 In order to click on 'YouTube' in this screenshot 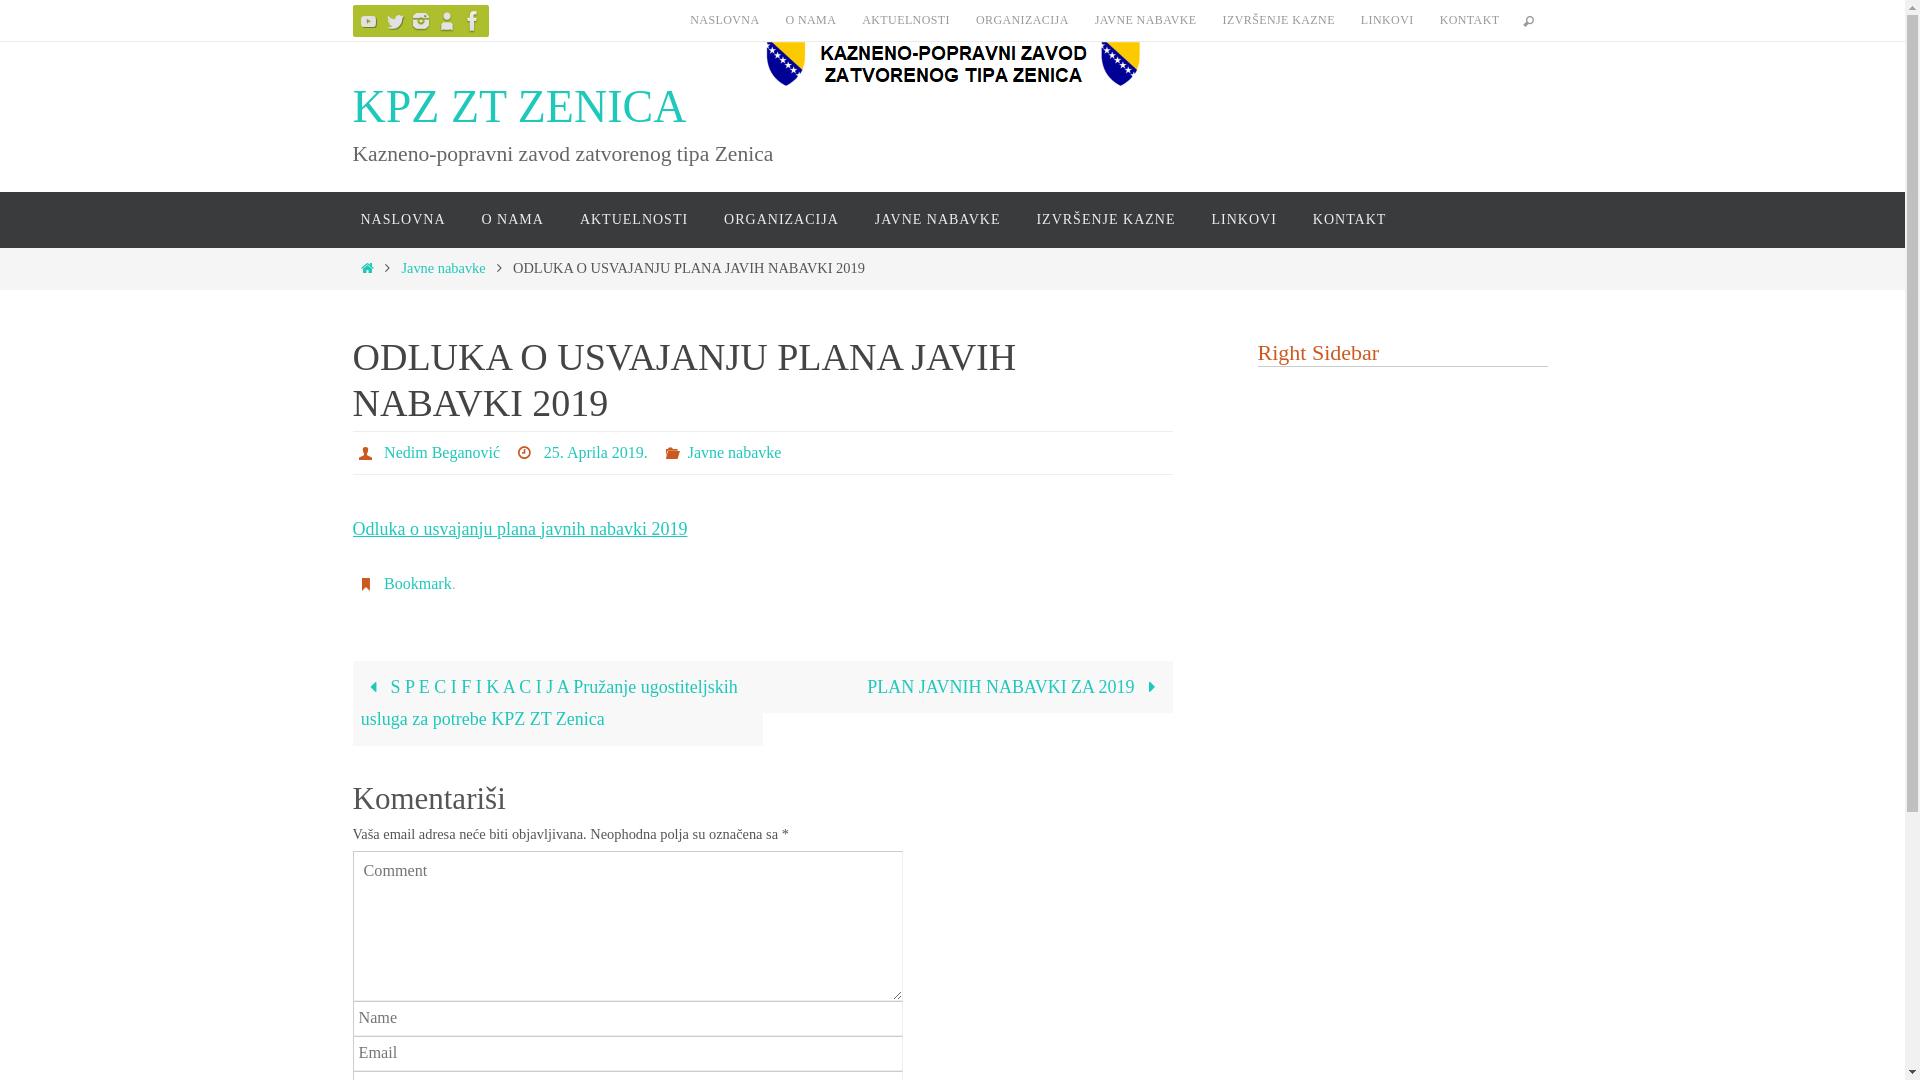, I will do `click(351, 20)`.